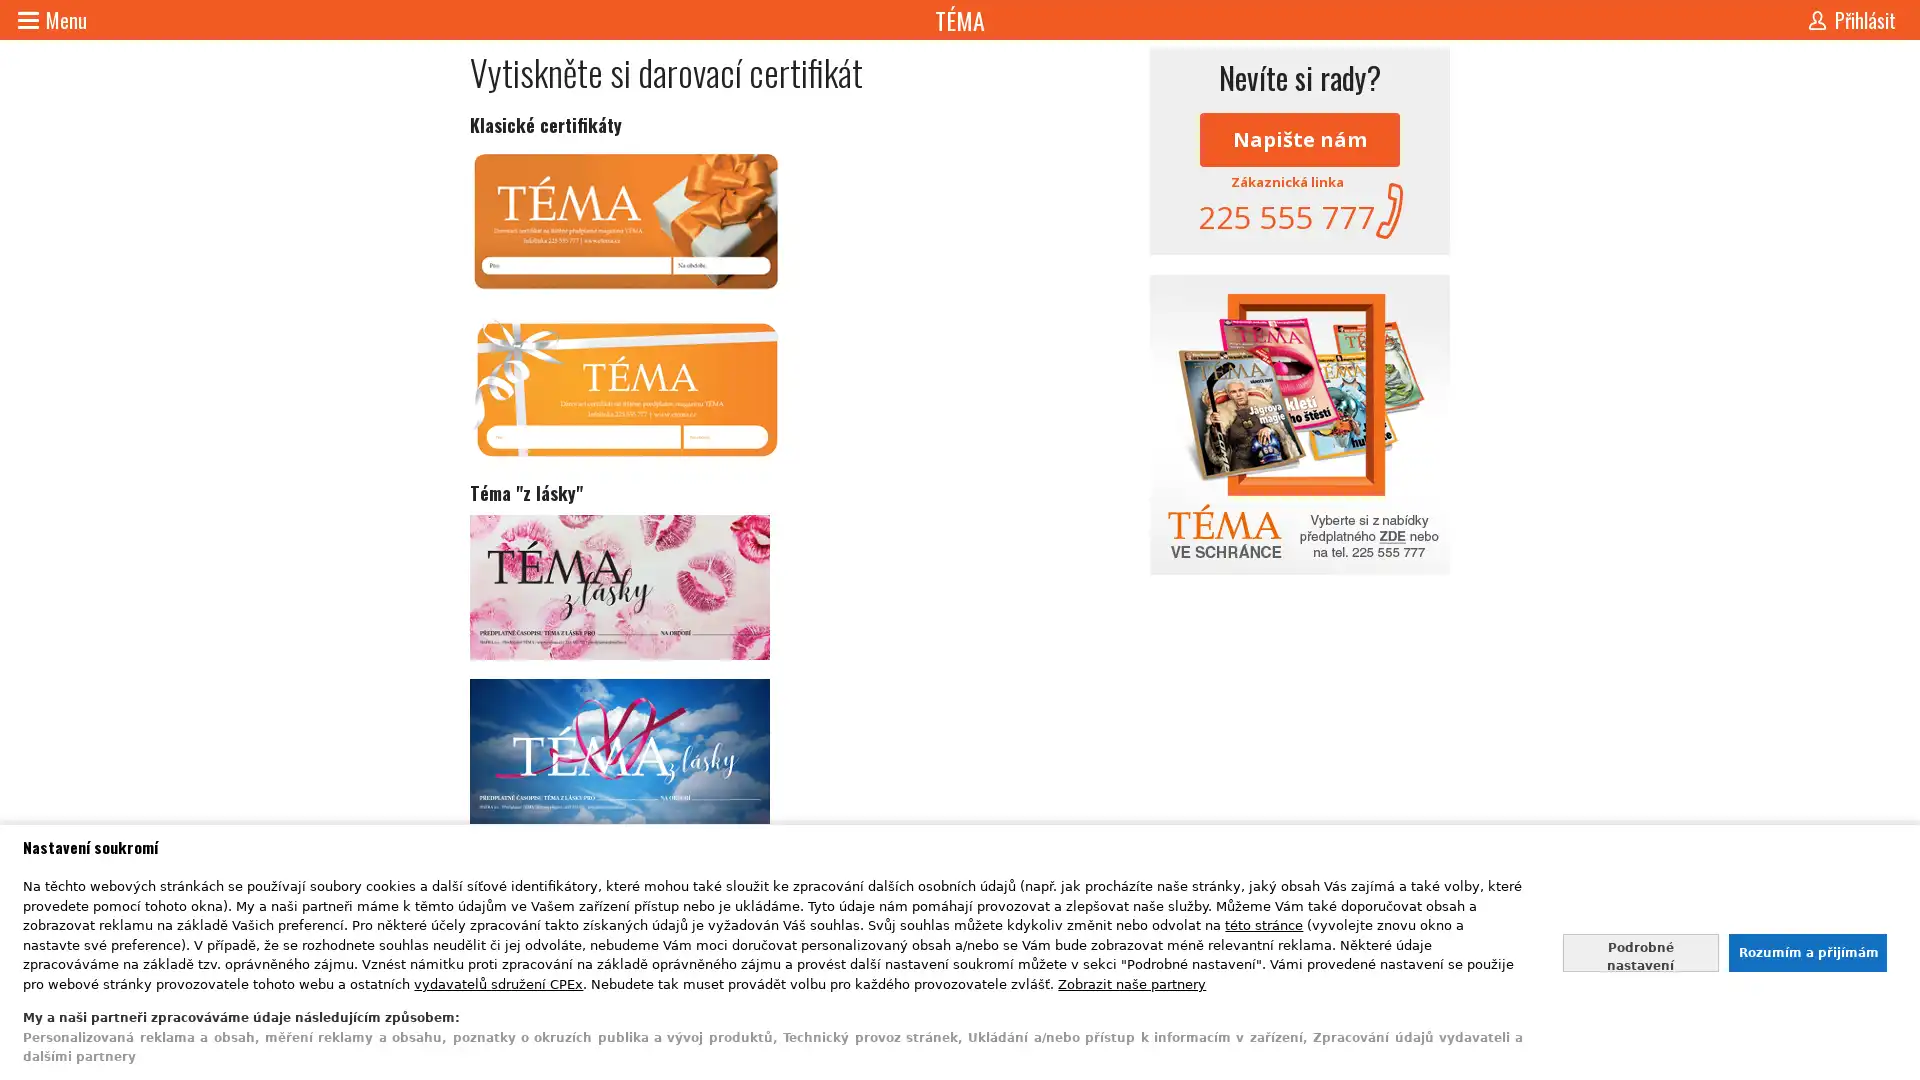 Image resolution: width=1920 pixels, height=1080 pixels. What do you see at coordinates (1806, 951) in the screenshot?
I see `Souhlasit s nasim zpracovanim udaju a zavrit` at bounding box center [1806, 951].